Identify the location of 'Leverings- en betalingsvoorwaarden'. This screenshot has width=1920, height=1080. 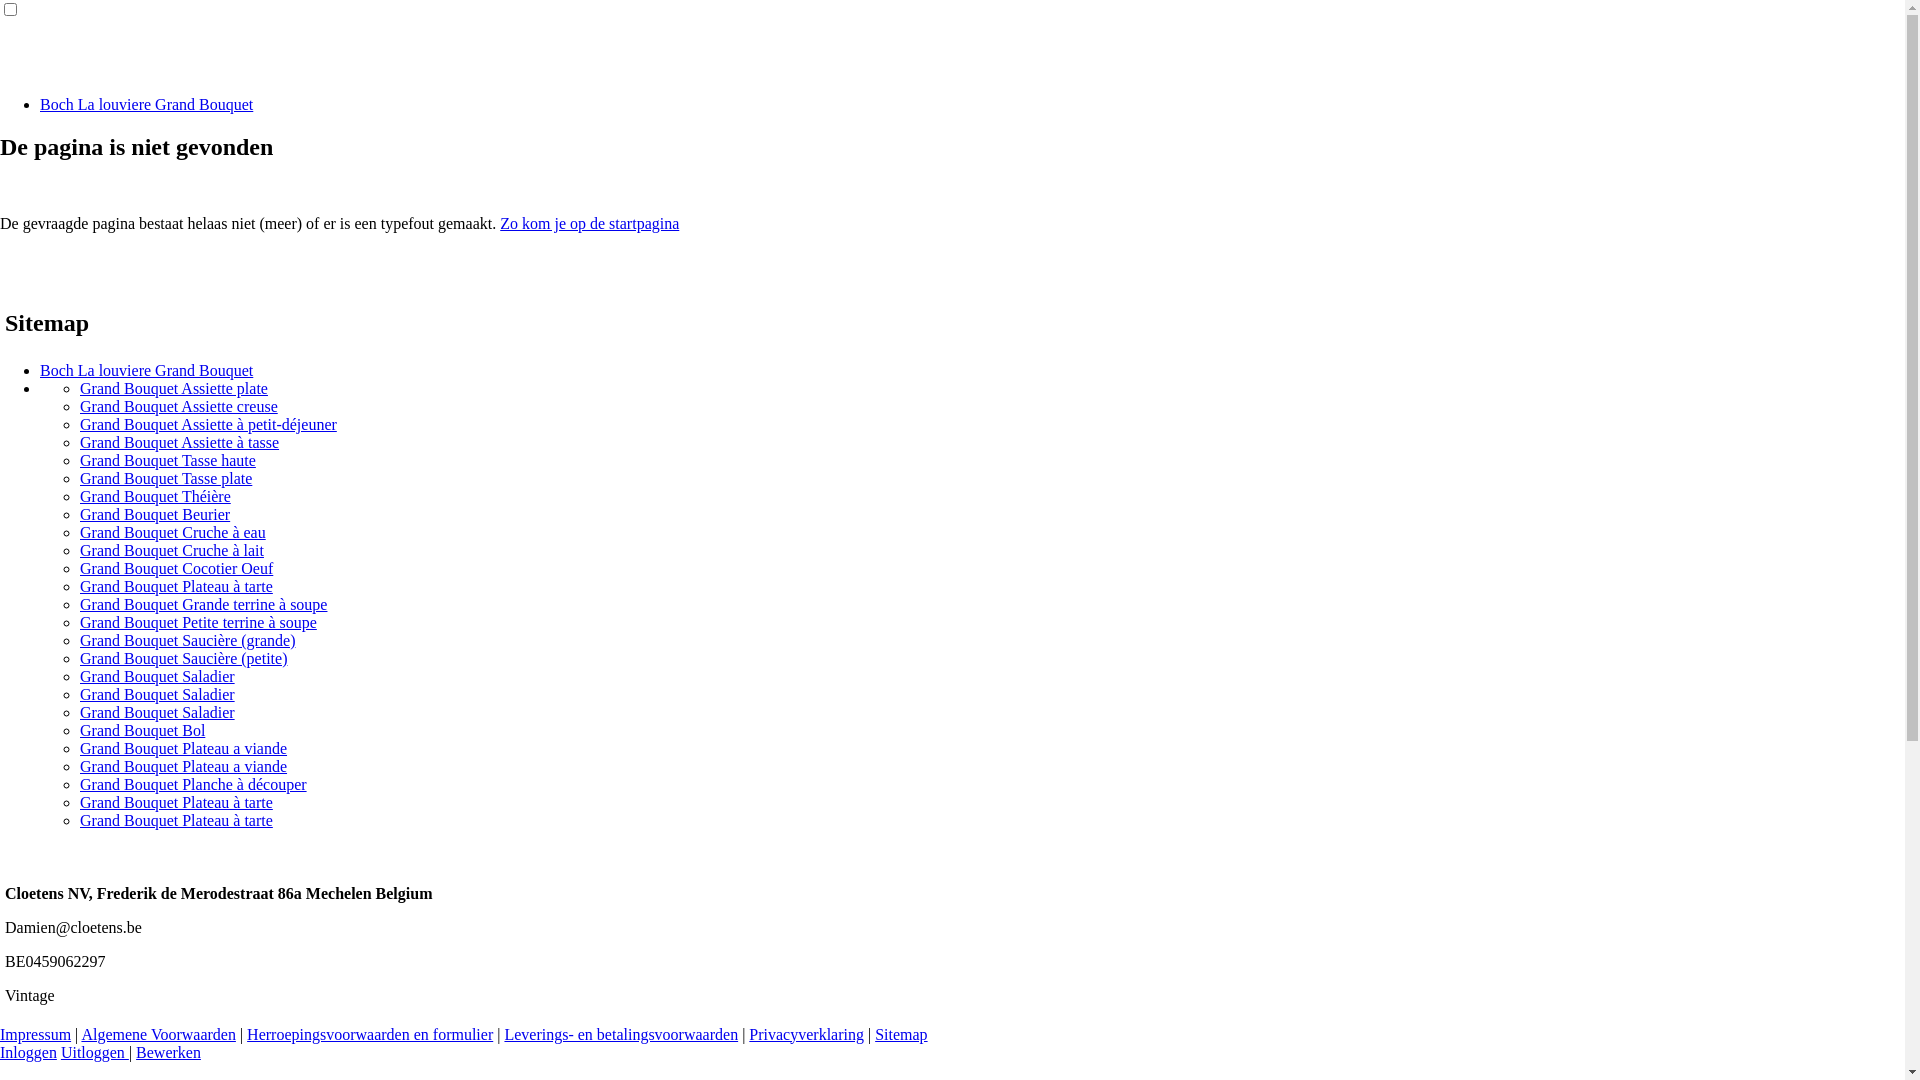
(619, 1034).